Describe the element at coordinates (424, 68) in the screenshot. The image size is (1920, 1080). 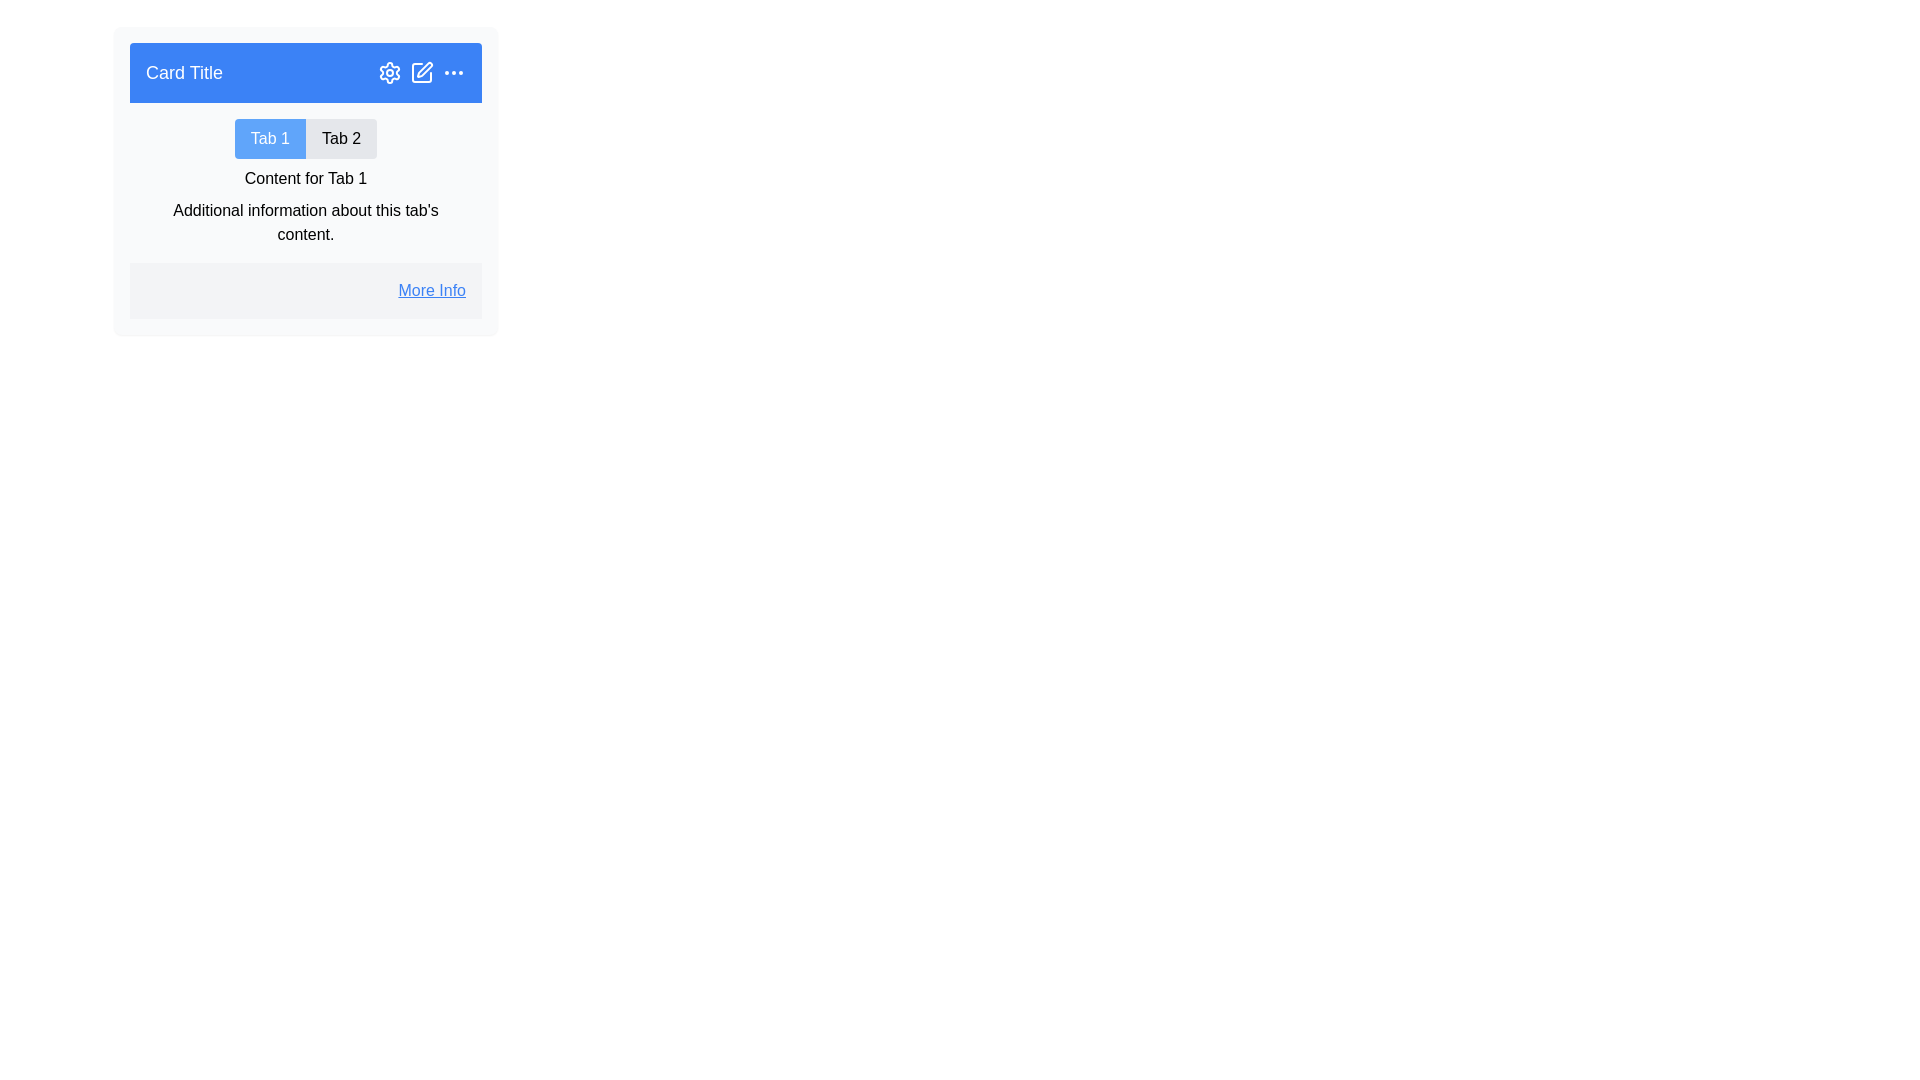
I see `the edit icon located at the top-right edge of the card` at that location.